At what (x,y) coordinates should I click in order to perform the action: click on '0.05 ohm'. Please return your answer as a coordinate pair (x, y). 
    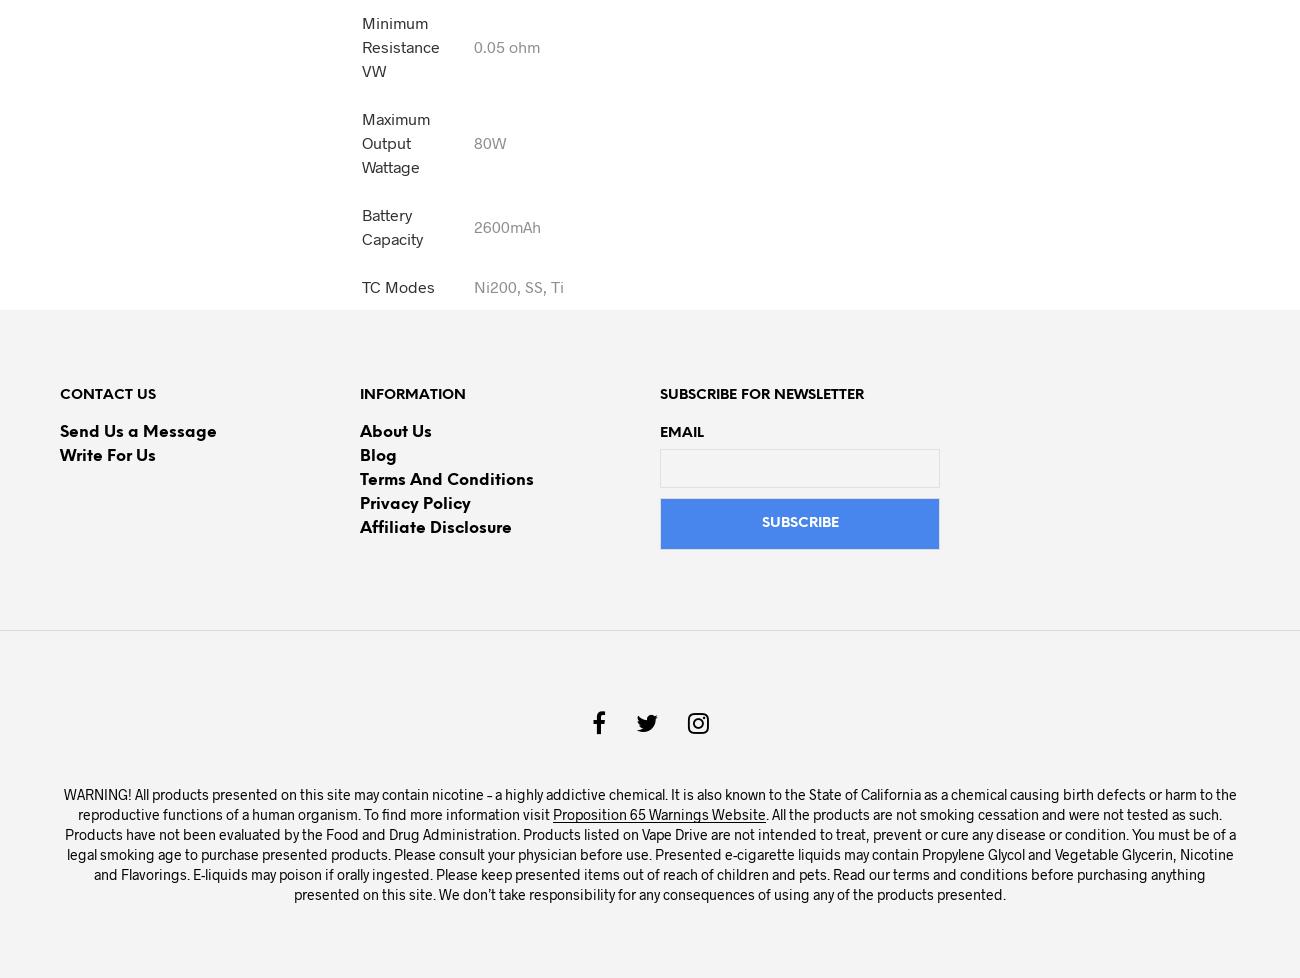
    Looking at the image, I should click on (507, 45).